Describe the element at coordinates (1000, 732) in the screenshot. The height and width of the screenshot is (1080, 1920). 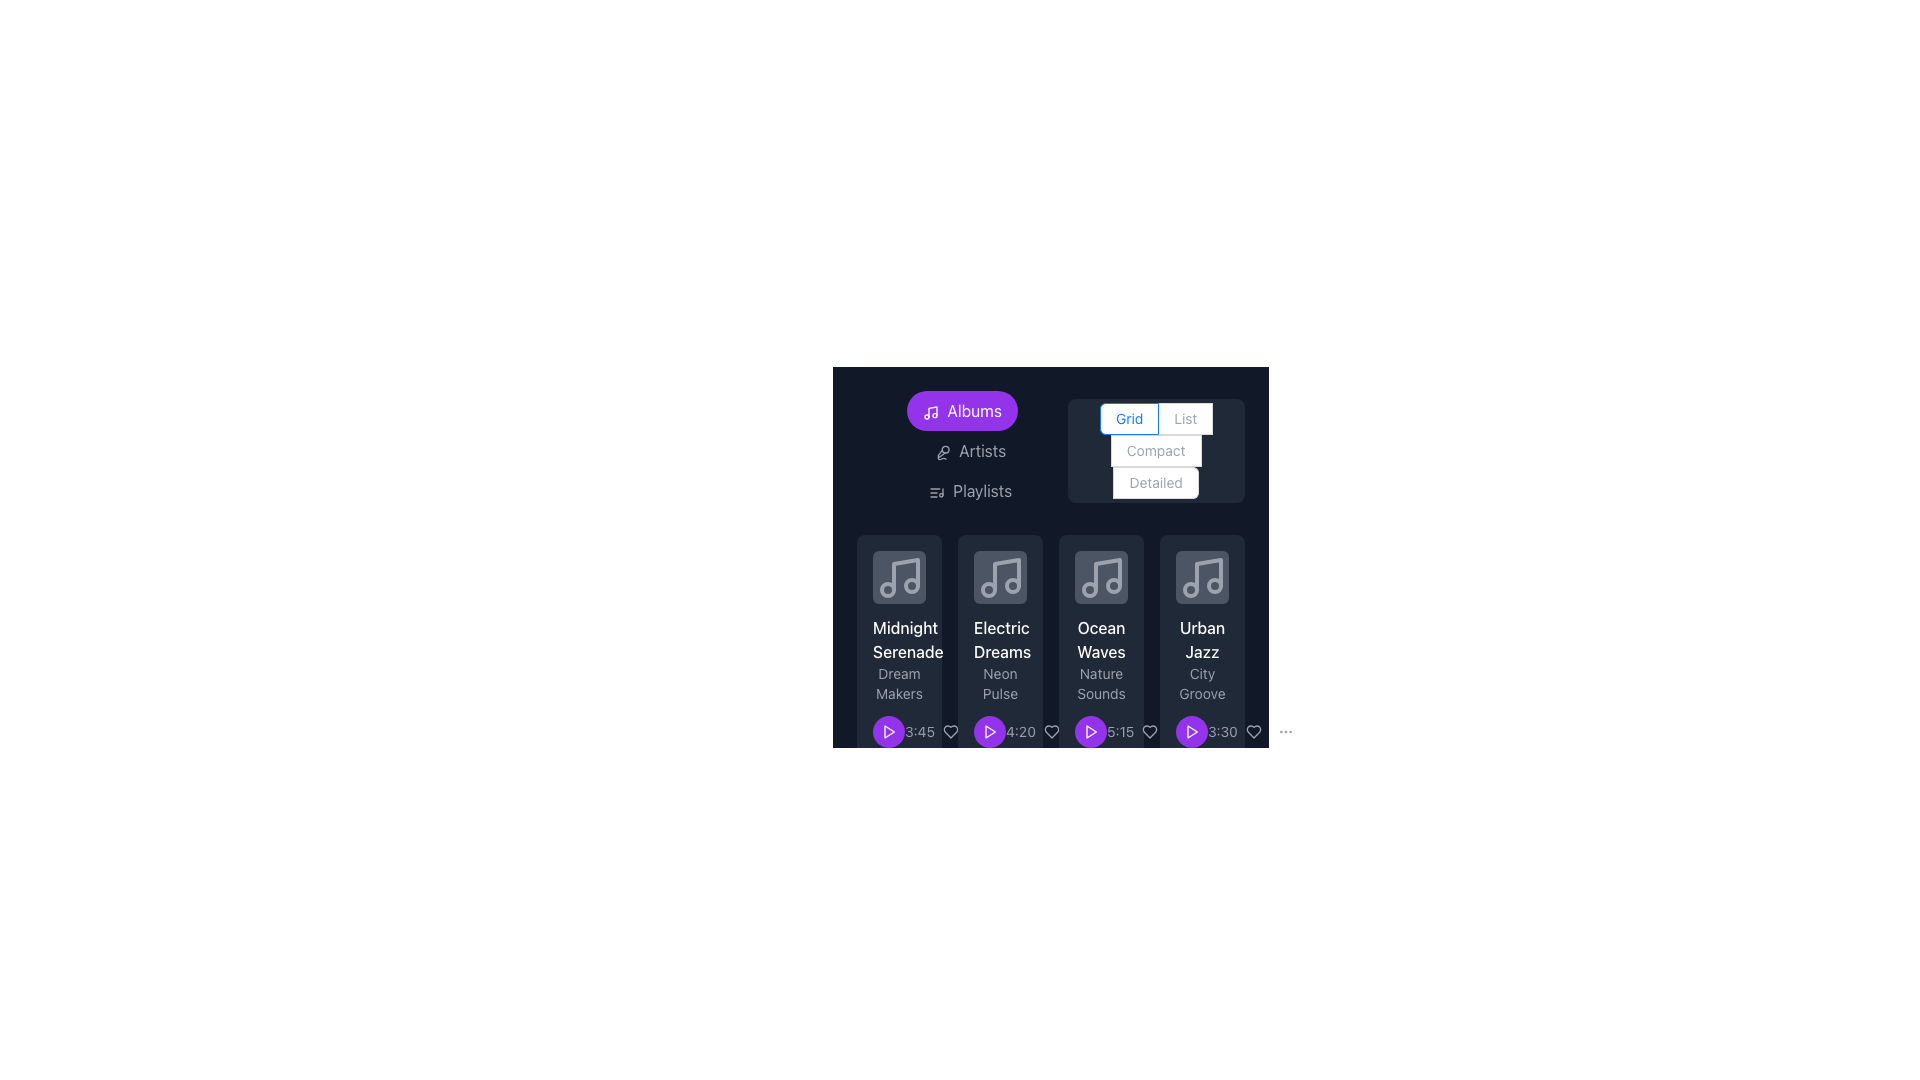
I see `the static text label displaying '4:20' in gray color, which is located next to the purple play button on the 'Electric Dreams' card` at that location.